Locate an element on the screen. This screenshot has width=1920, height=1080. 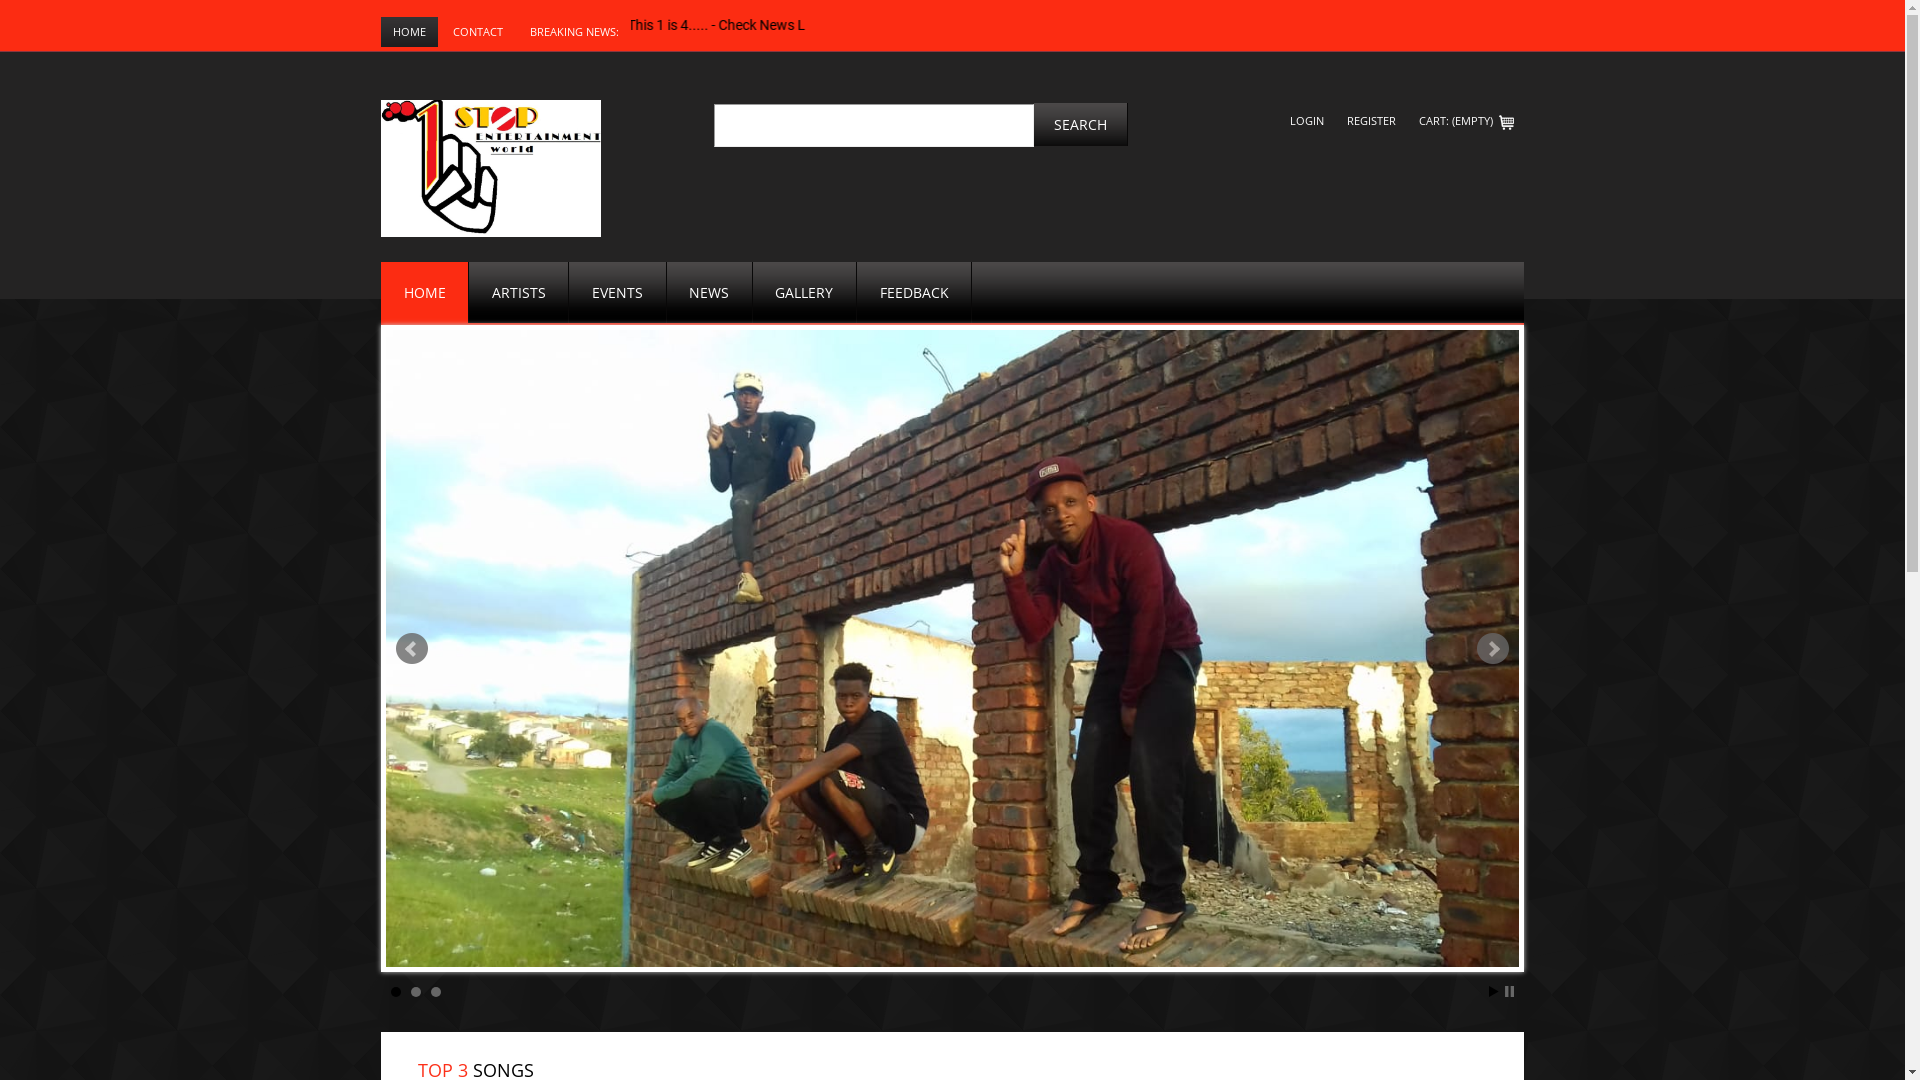
'GALLERY' is located at coordinates (805, 292).